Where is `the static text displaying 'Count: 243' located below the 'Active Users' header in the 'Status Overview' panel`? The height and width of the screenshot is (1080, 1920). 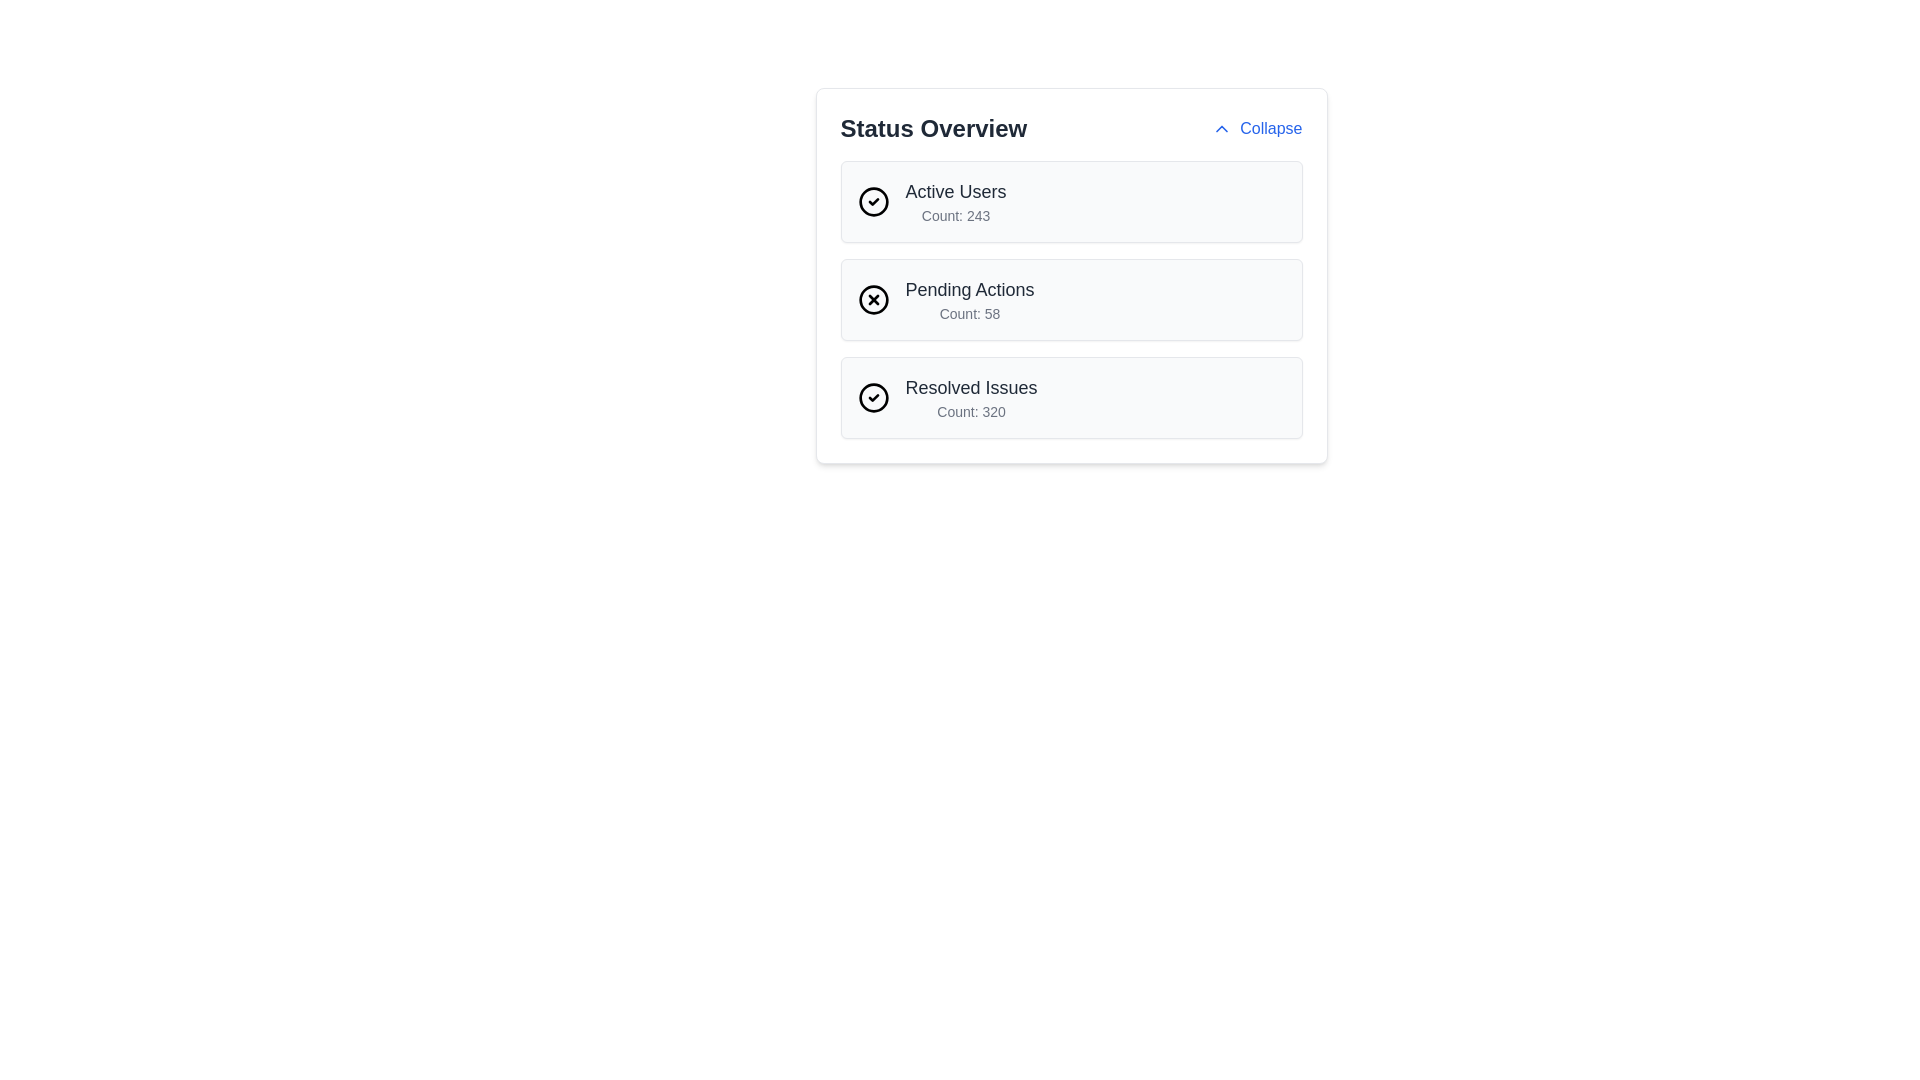 the static text displaying 'Count: 243' located below the 'Active Users' header in the 'Status Overview' panel is located at coordinates (954, 216).